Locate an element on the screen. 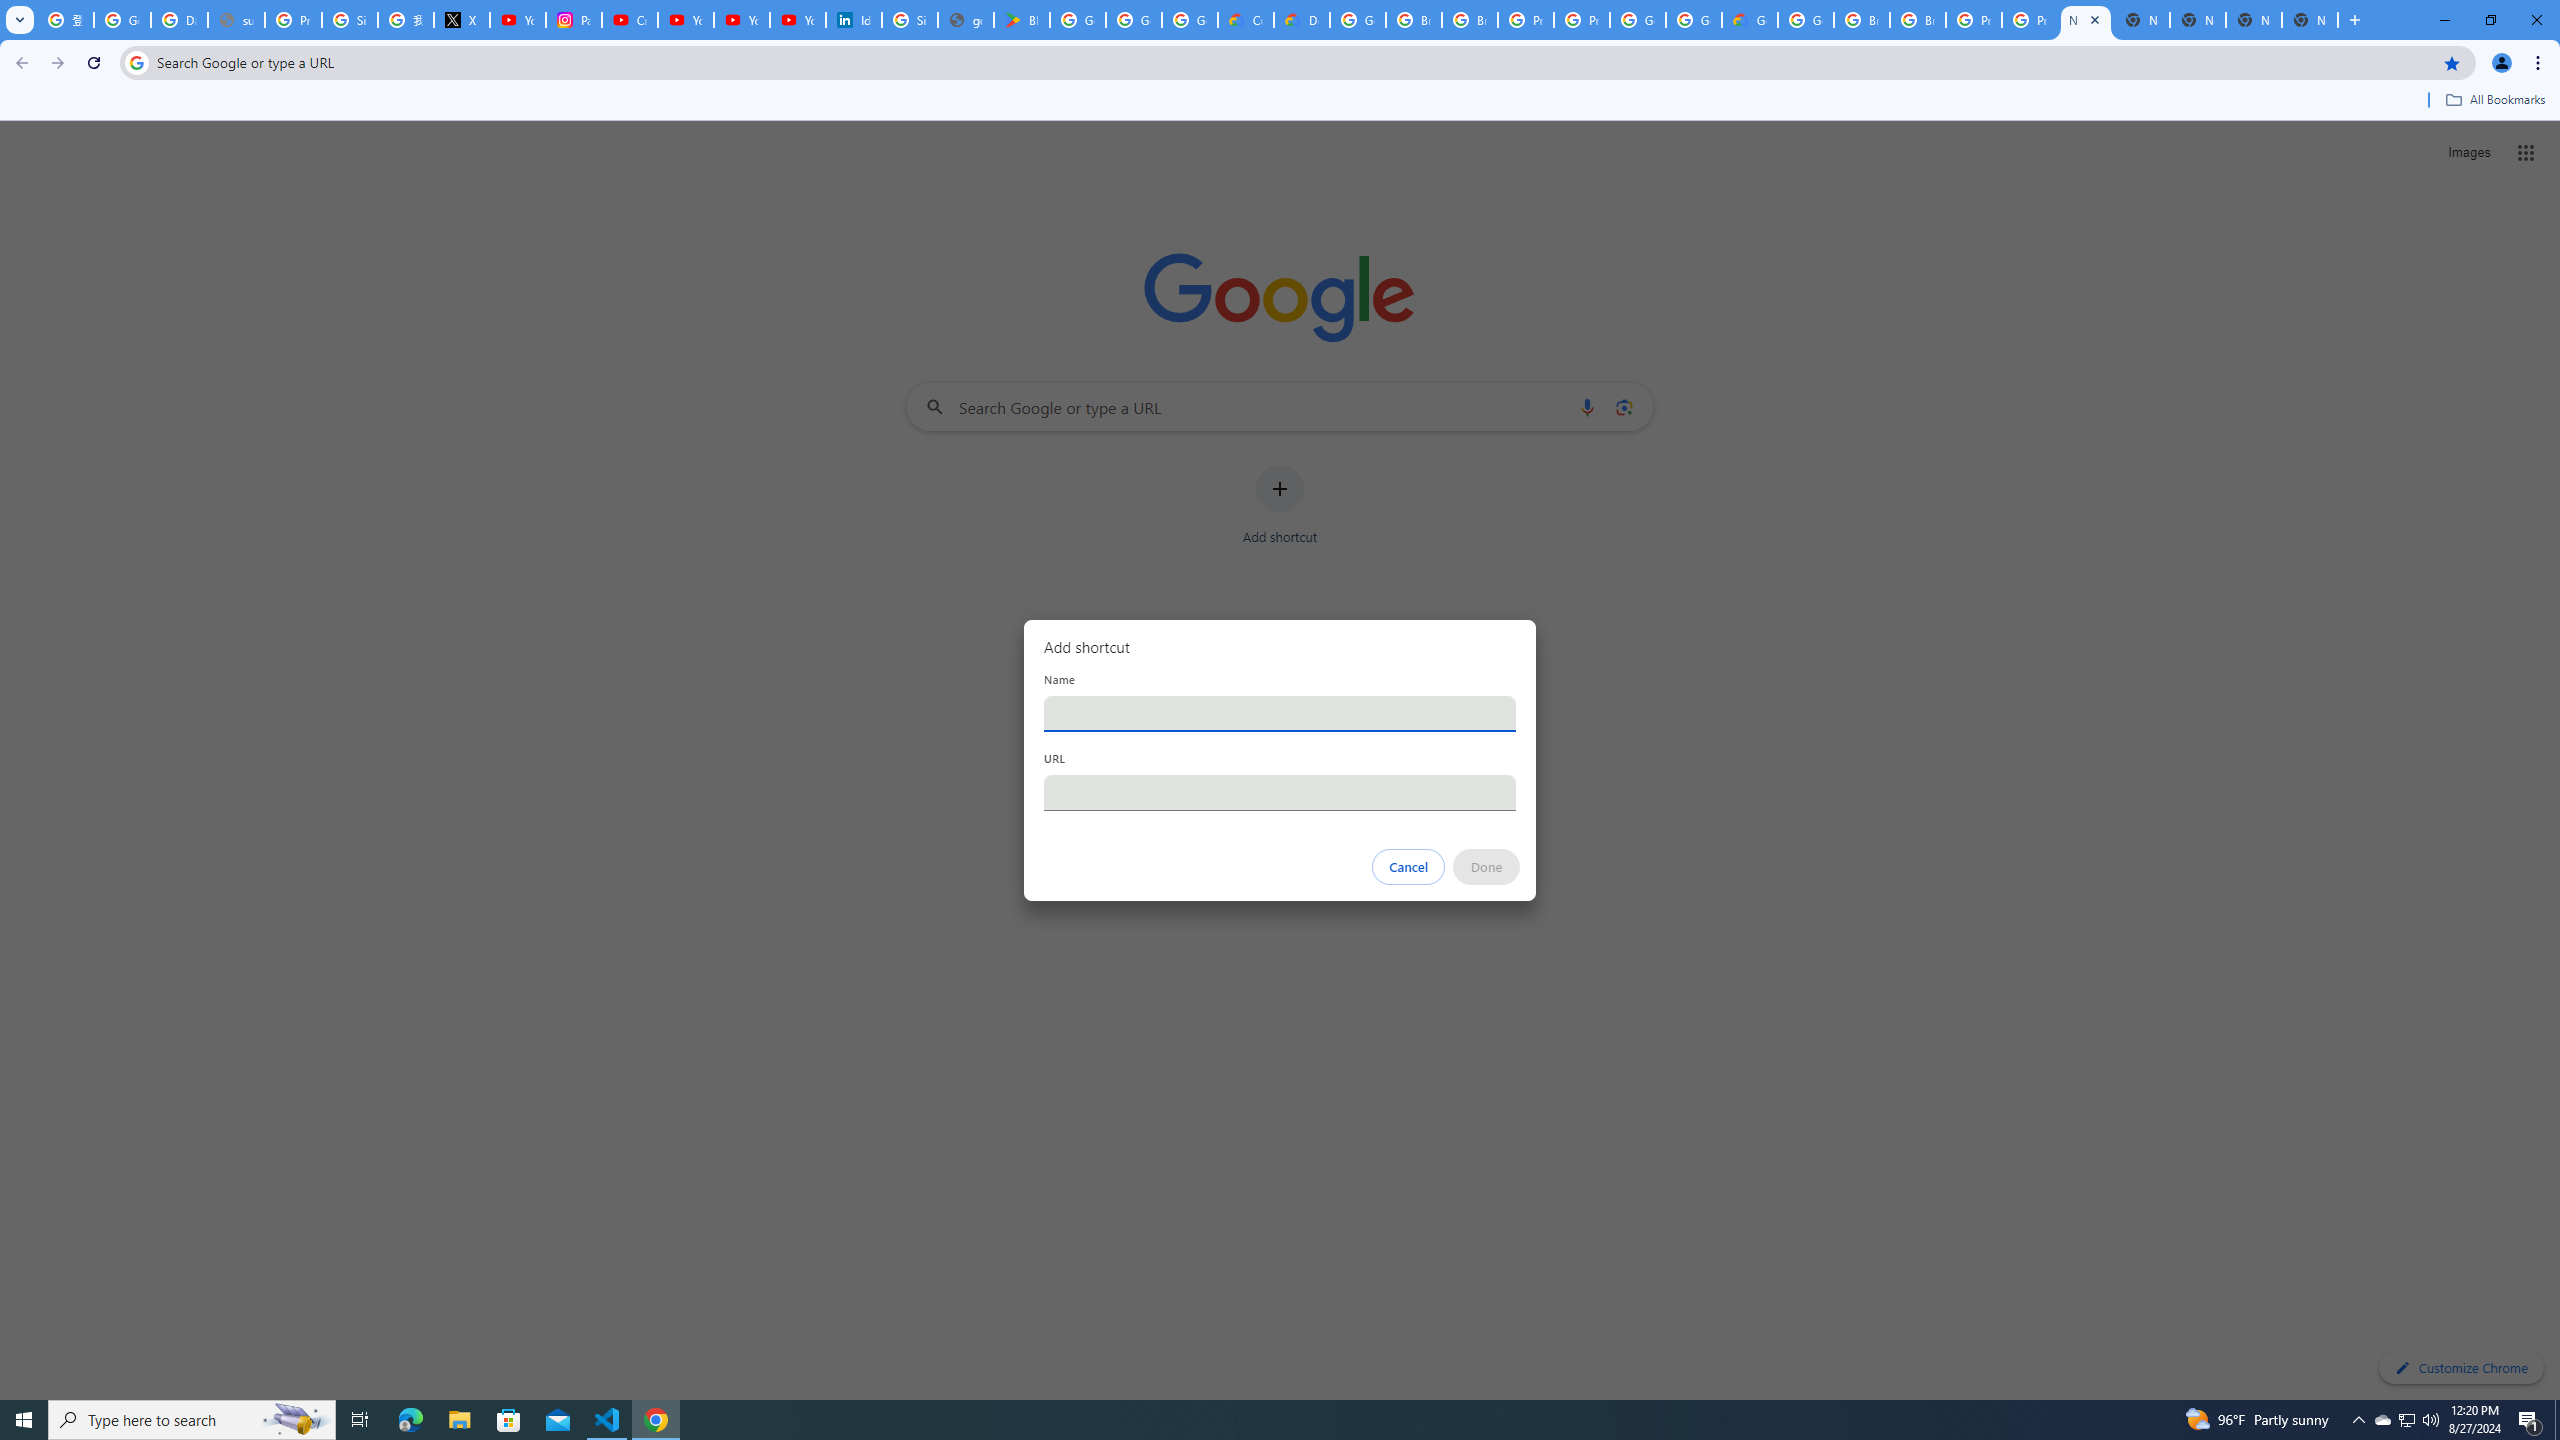  'Google Cloud Estimate Summary' is located at coordinates (1748, 19).